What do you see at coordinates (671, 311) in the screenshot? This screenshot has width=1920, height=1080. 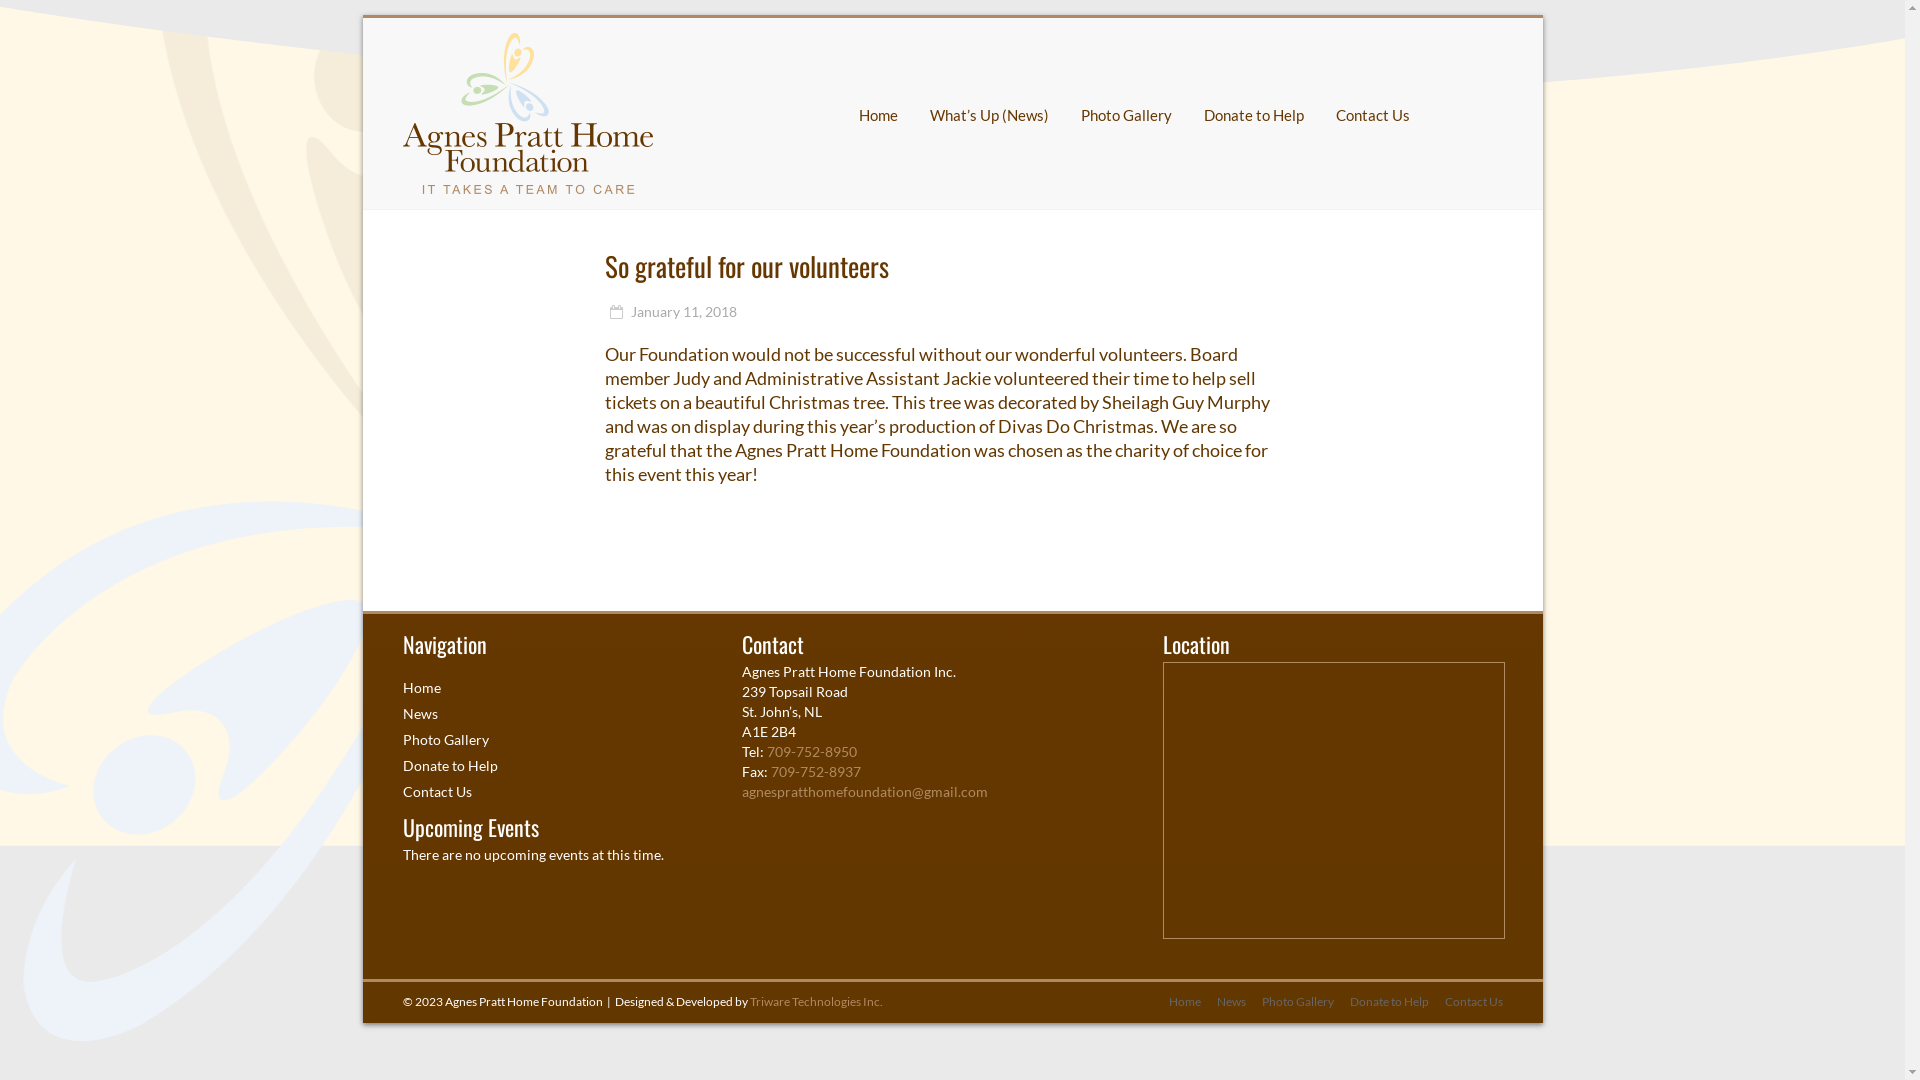 I see `'January 11, 2018'` at bounding box center [671, 311].